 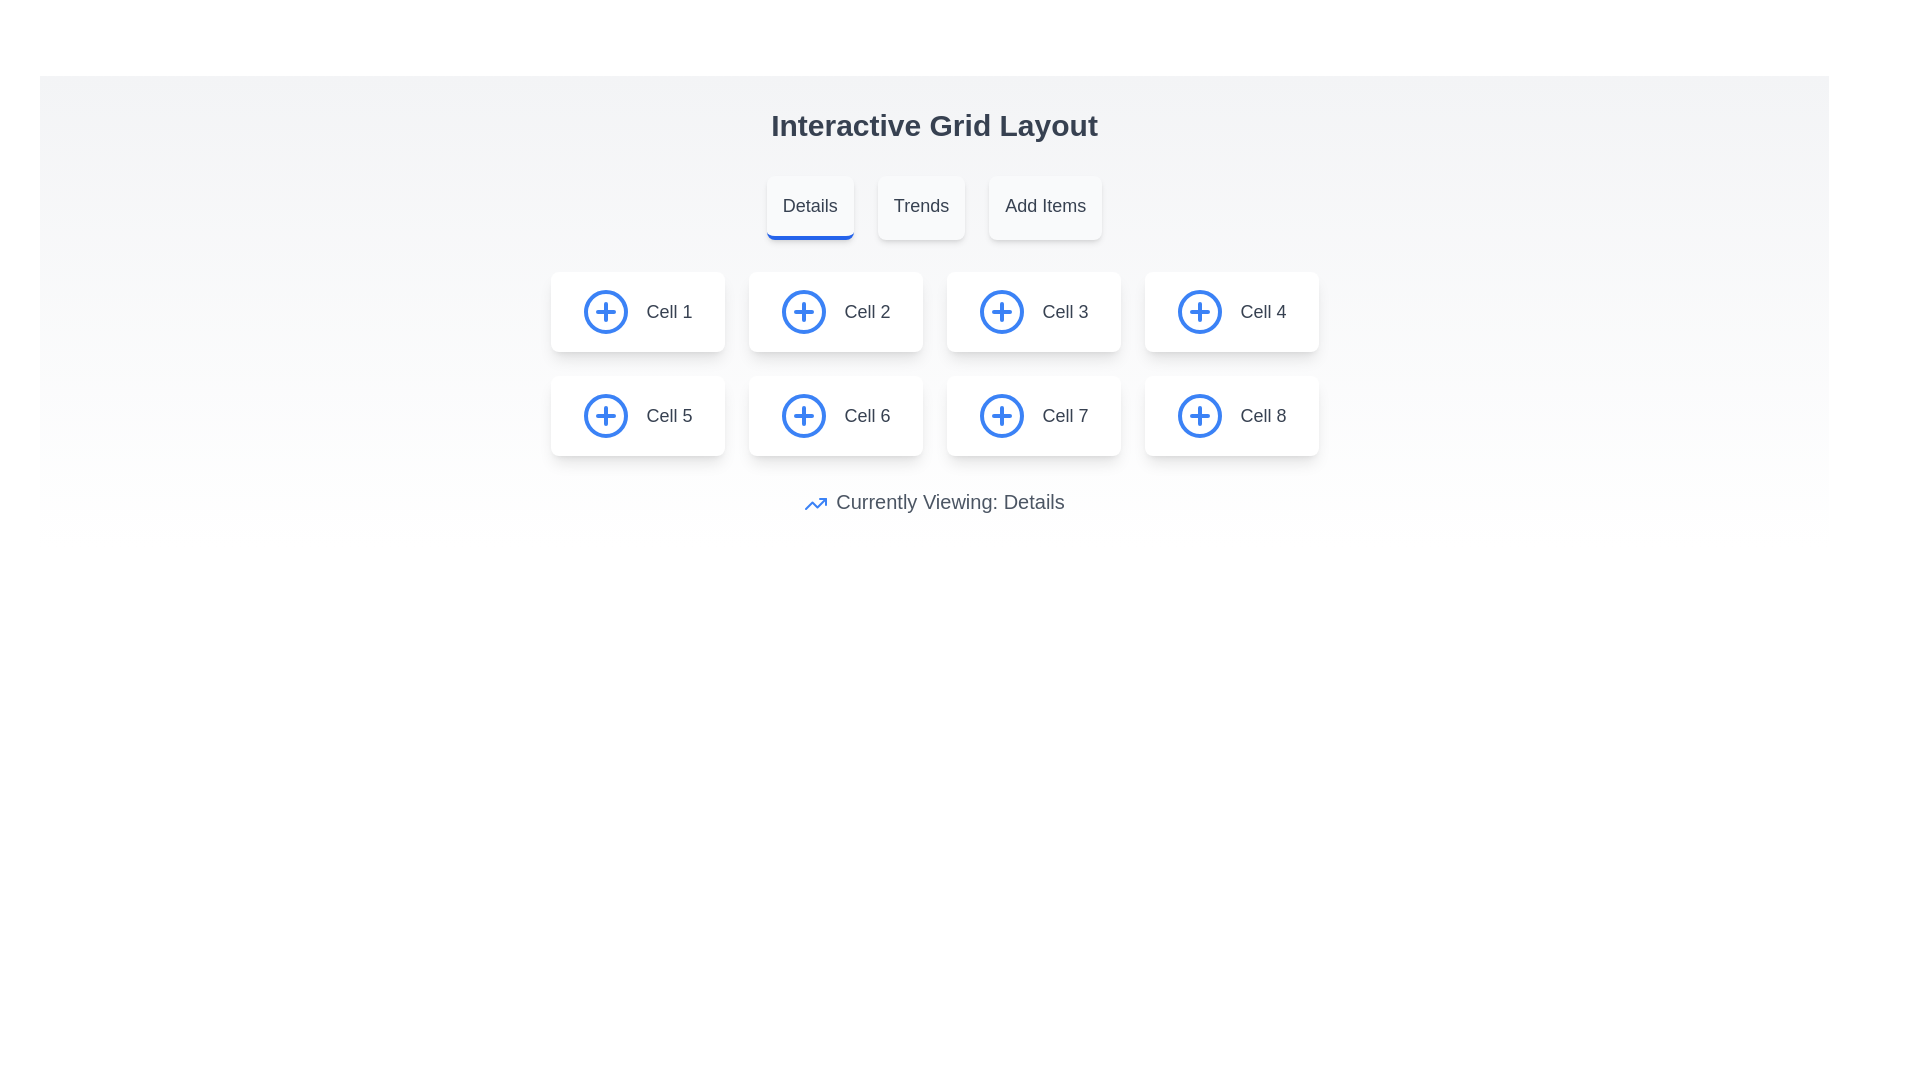 I want to click on the circular plus icon with a blue border and blue plus sign located in Cell 2, so click(x=804, y=312).